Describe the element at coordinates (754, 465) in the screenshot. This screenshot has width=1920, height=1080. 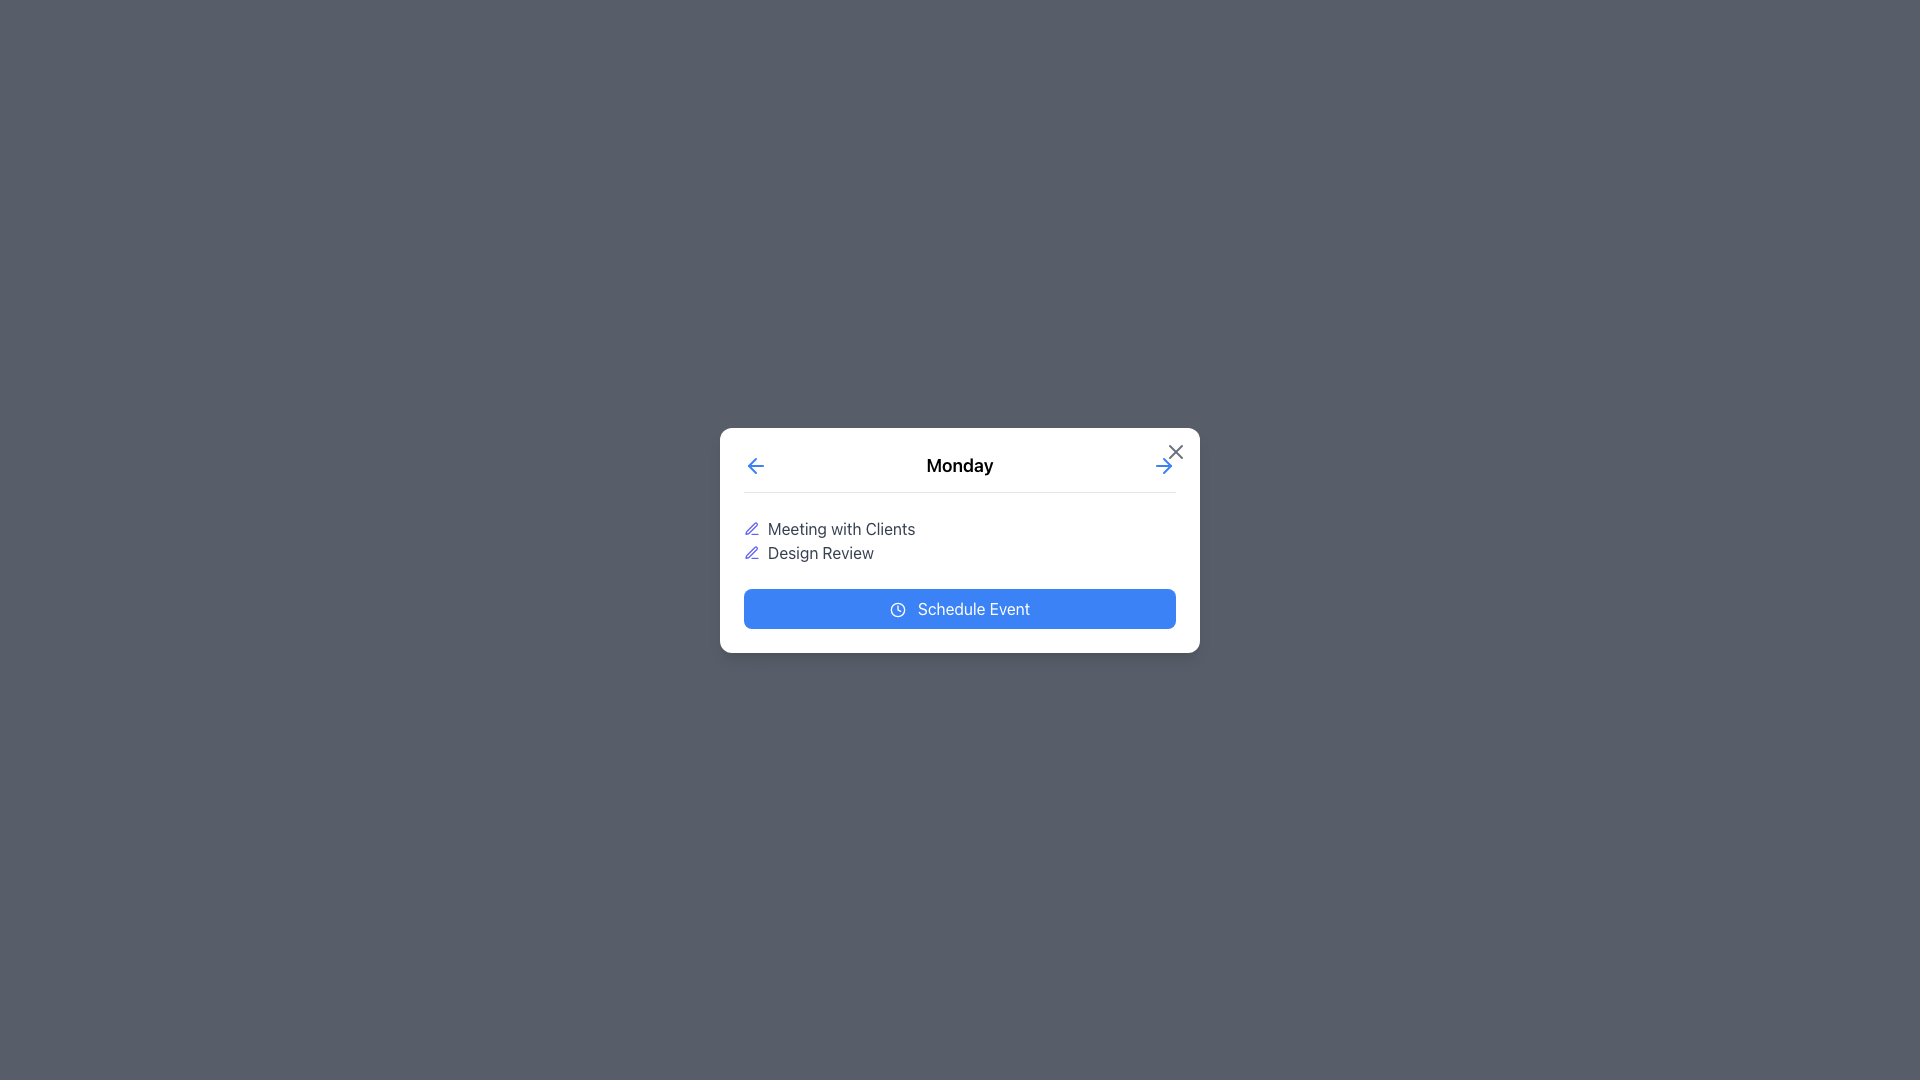
I see `the 'Back' button located to the left of the 'Monday' heading to observe the hover effect` at that location.